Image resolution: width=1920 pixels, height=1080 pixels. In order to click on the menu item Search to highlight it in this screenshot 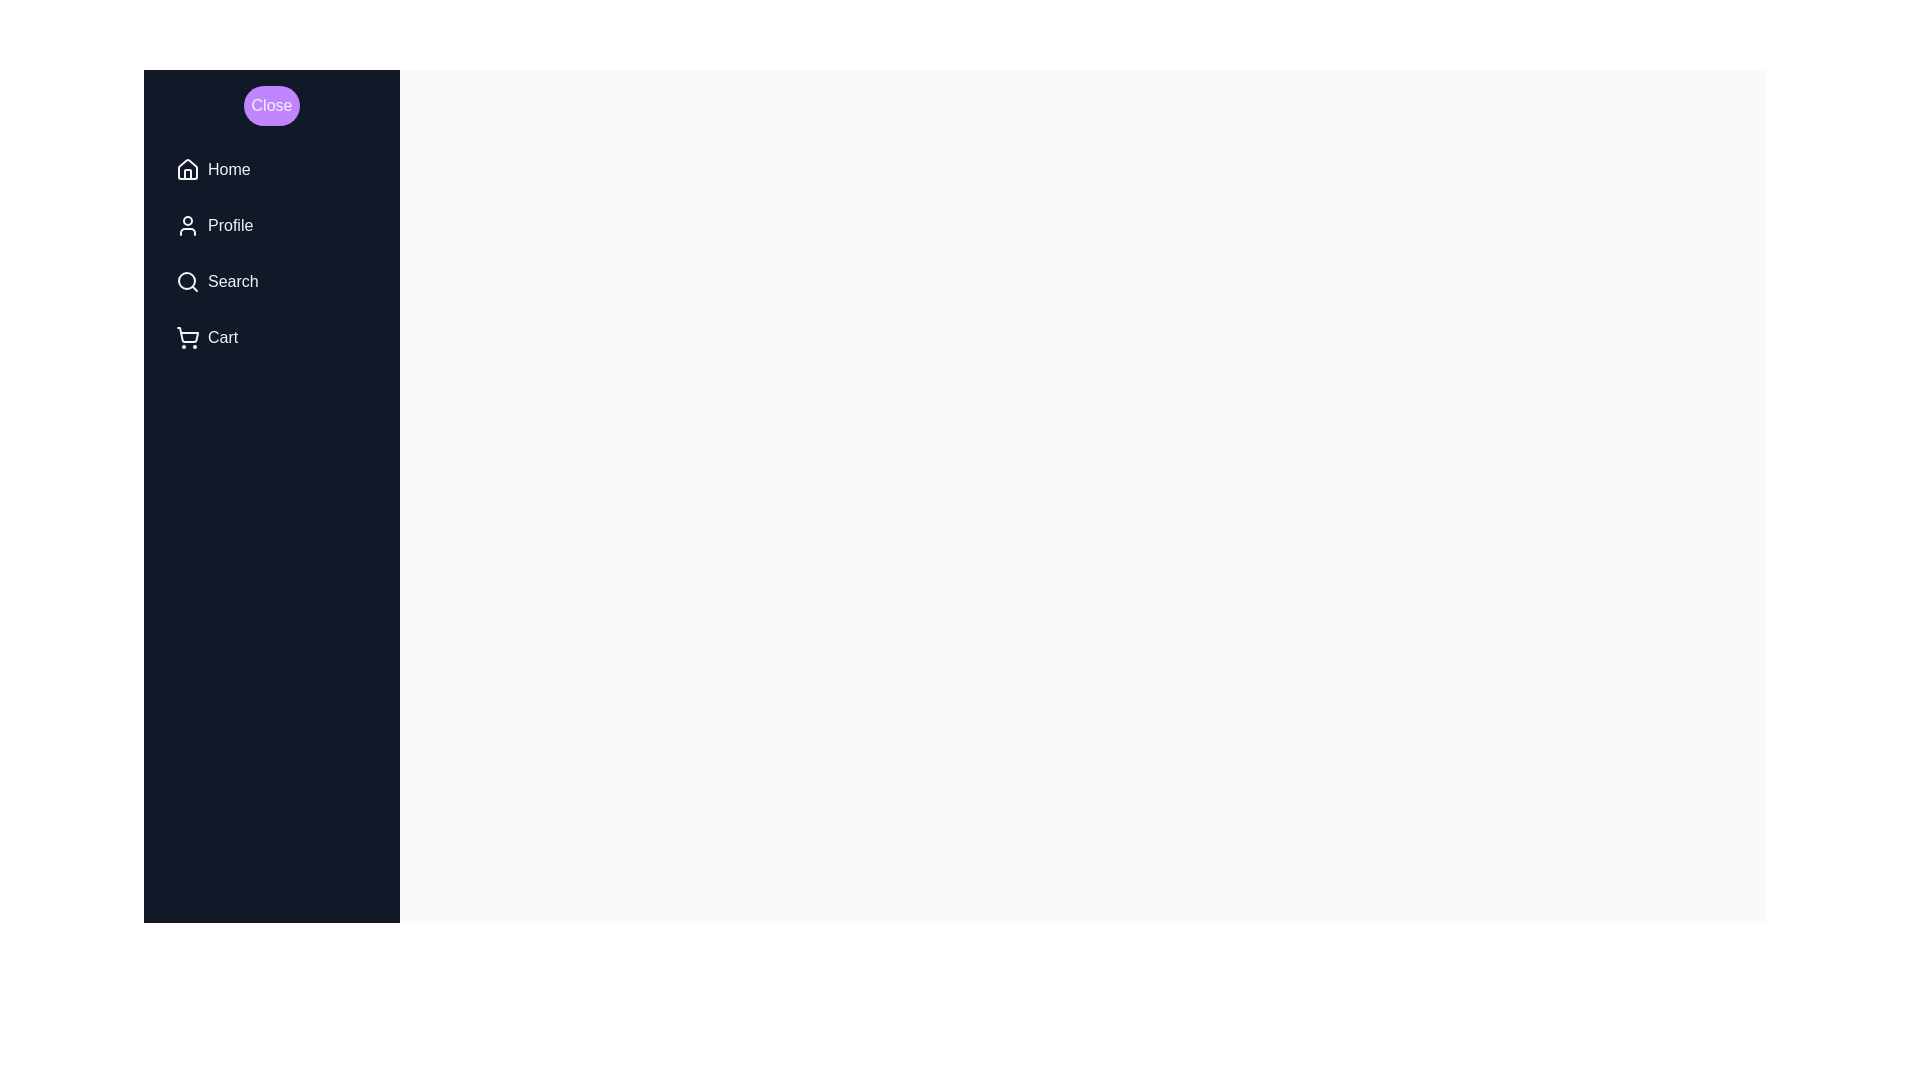, I will do `click(271, 281)`.